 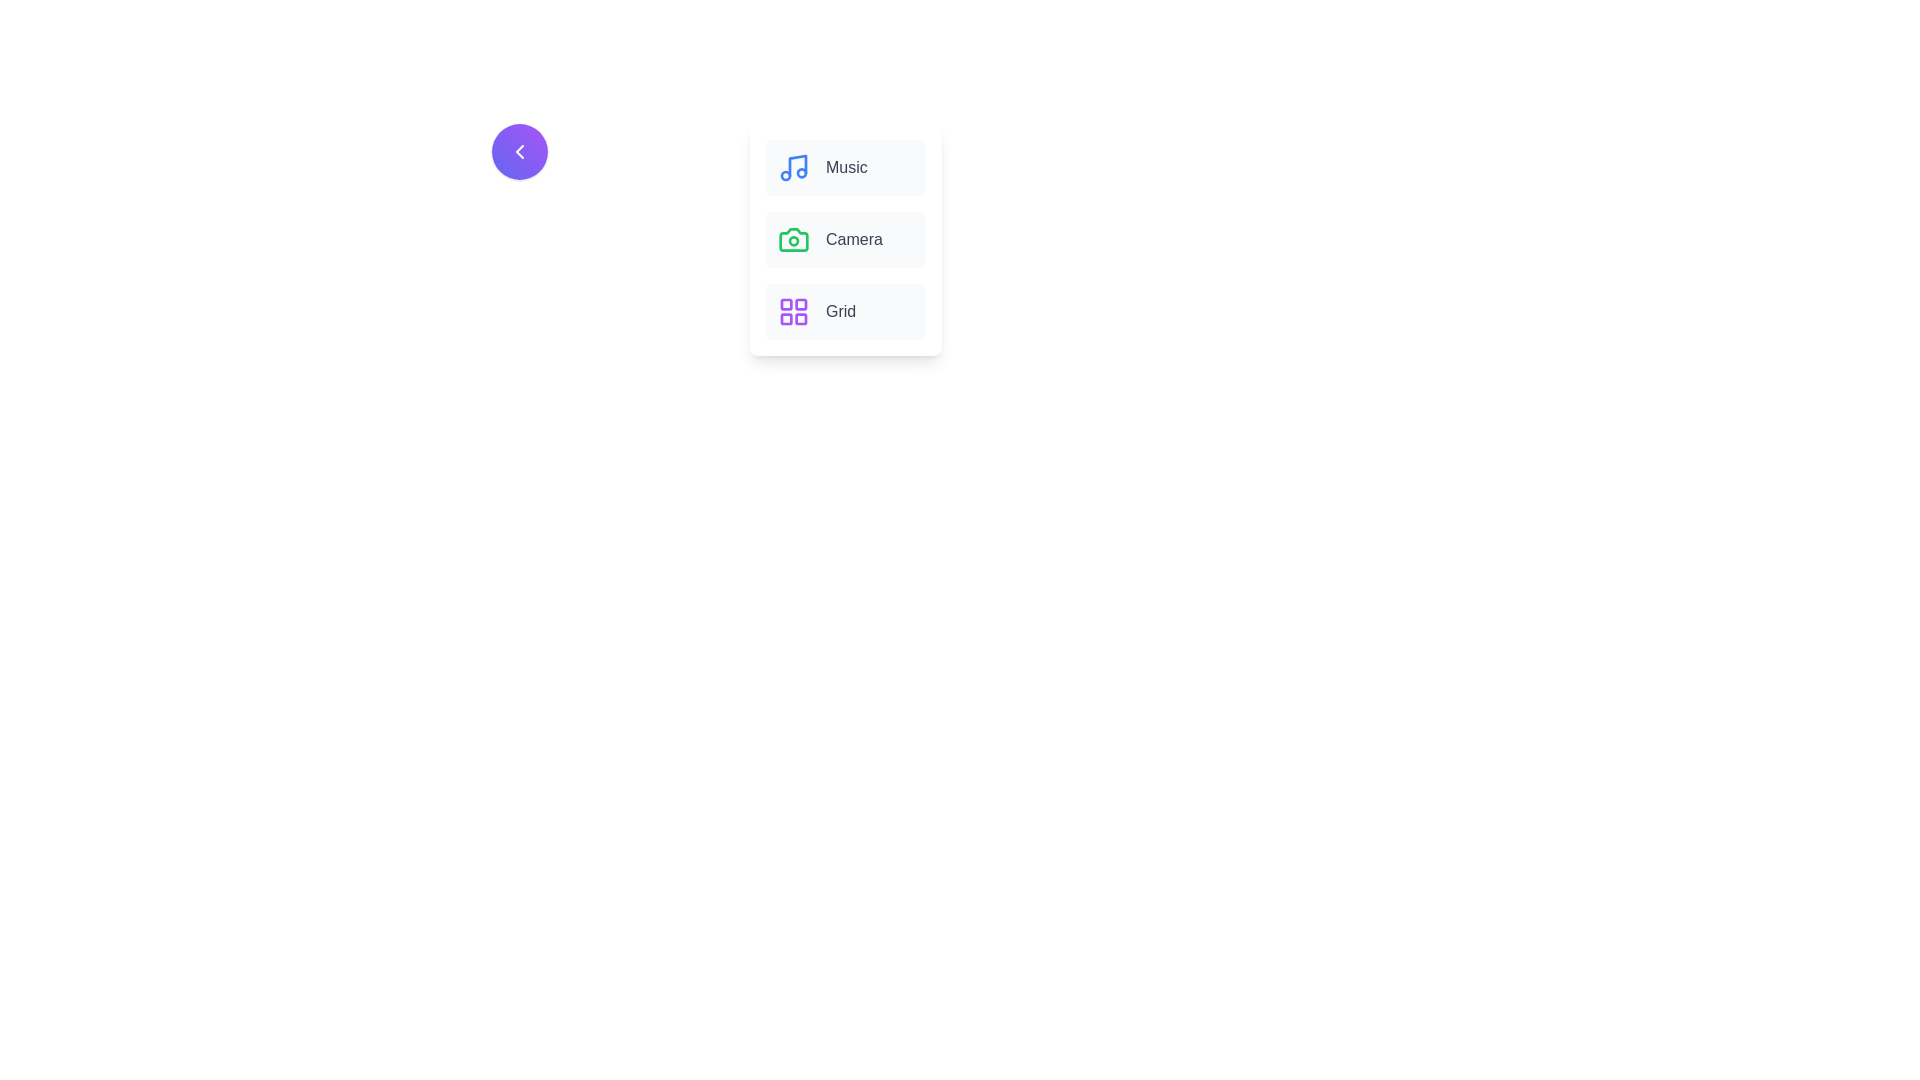 I want to click on the menu item labeled Music by clicking on it, so click(x=845, y=167).